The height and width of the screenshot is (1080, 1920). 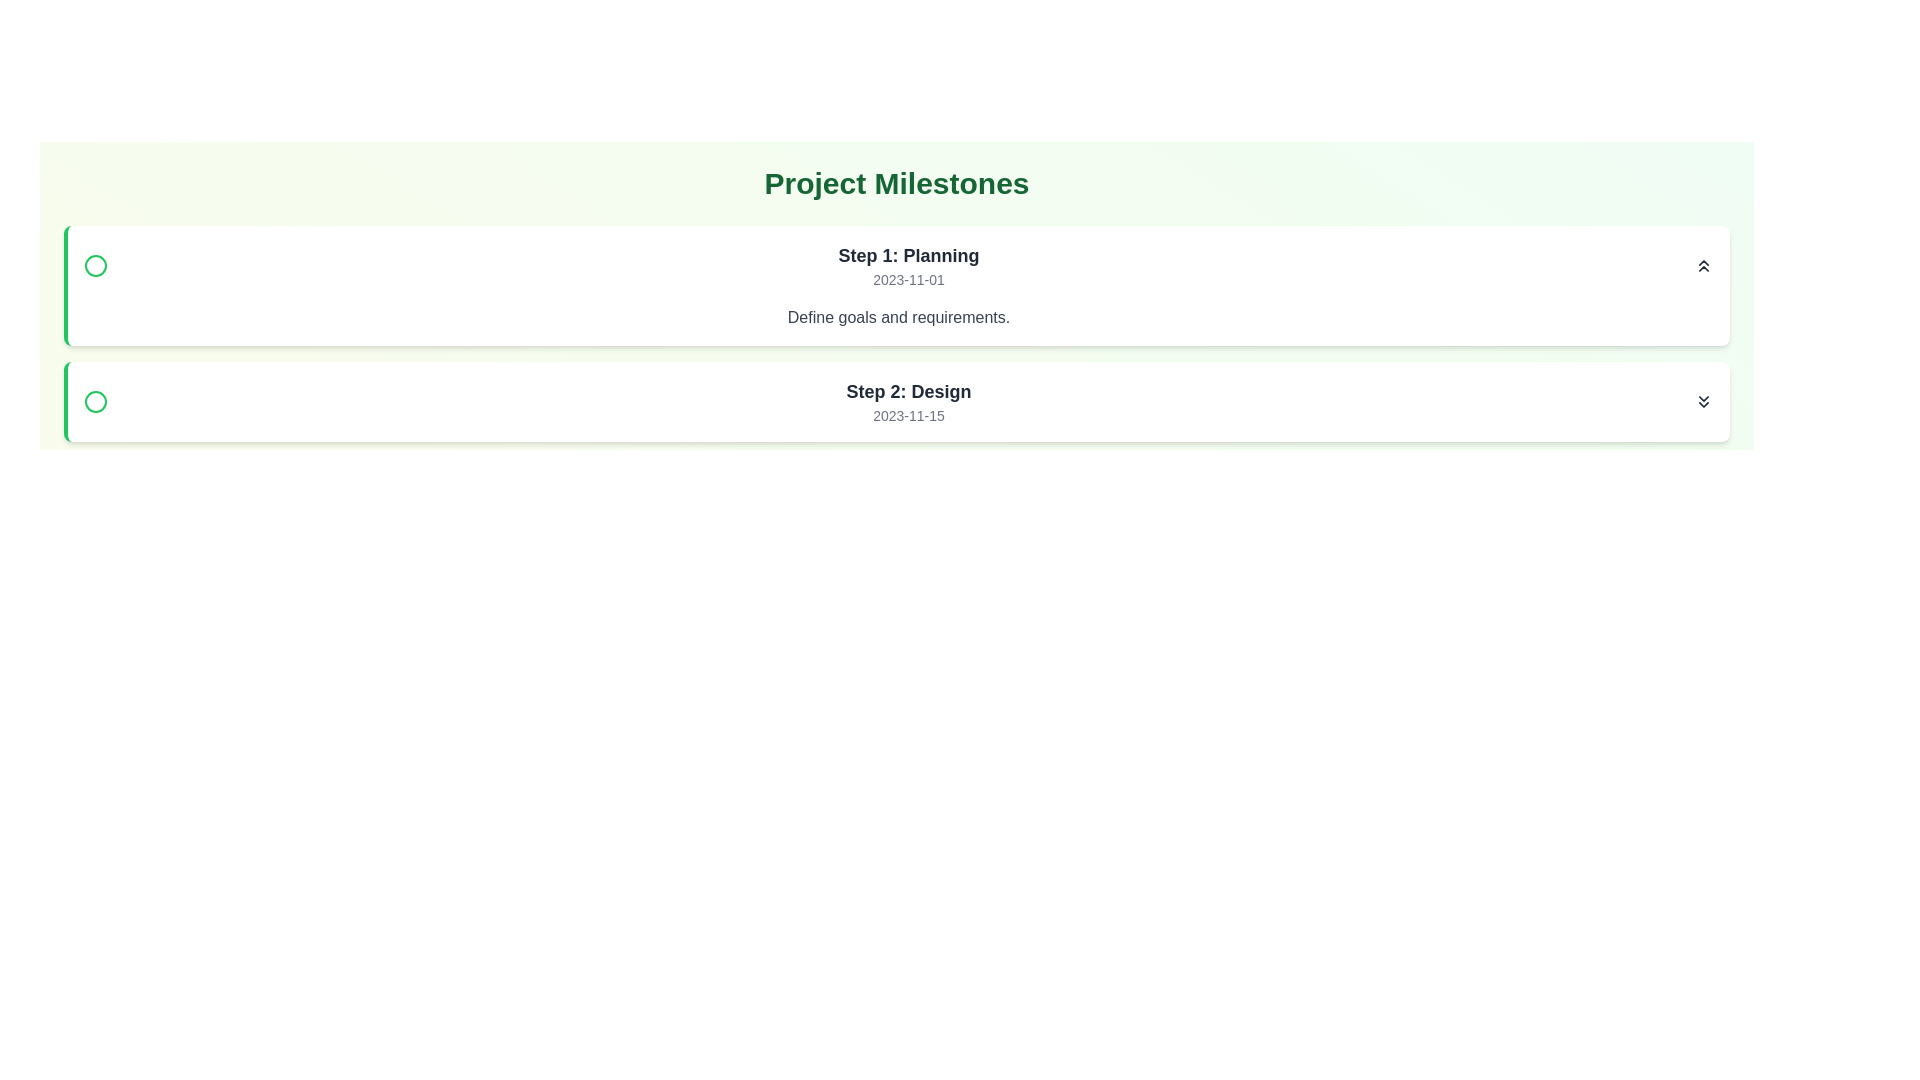 What do you see at coordinates (896, 401) in the screenshot?
I see `the 'Step 2: Design' card` at bounding box center [896, 401].